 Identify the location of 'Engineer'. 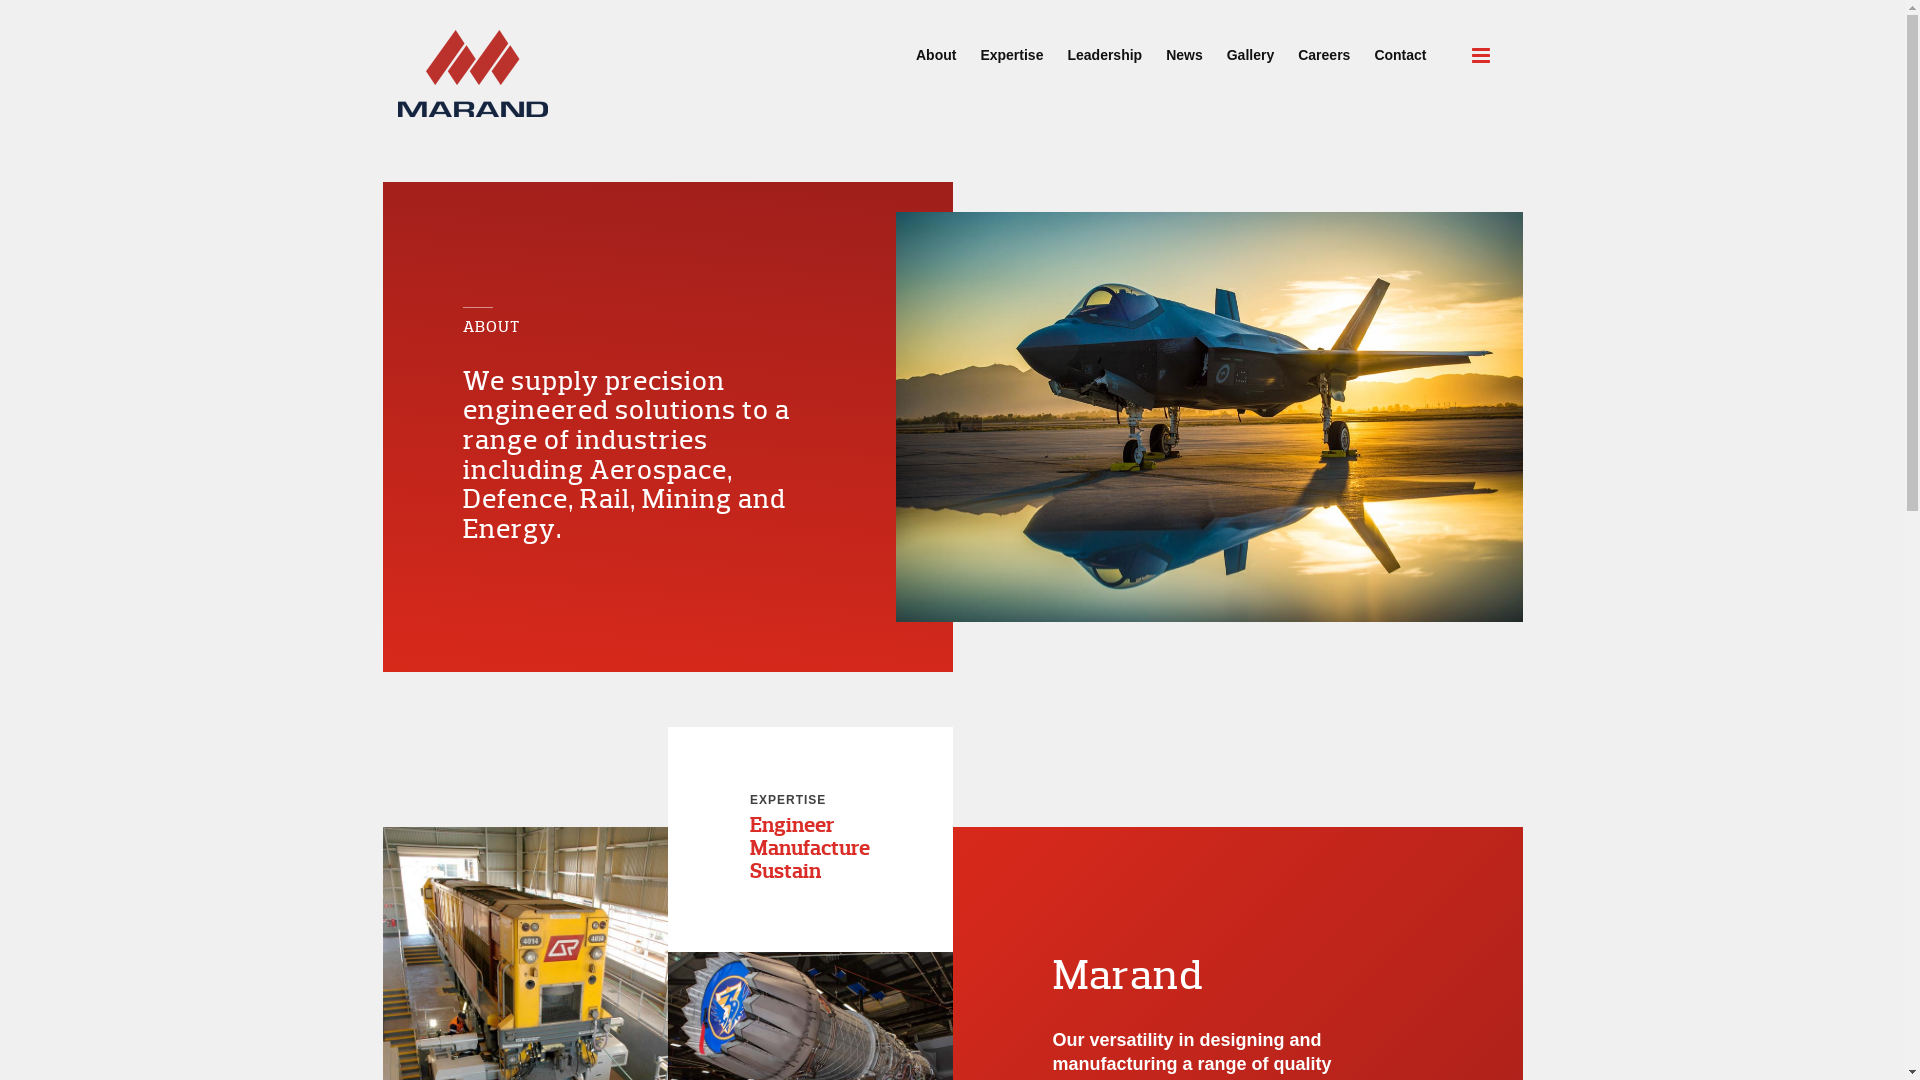
(791, 825).